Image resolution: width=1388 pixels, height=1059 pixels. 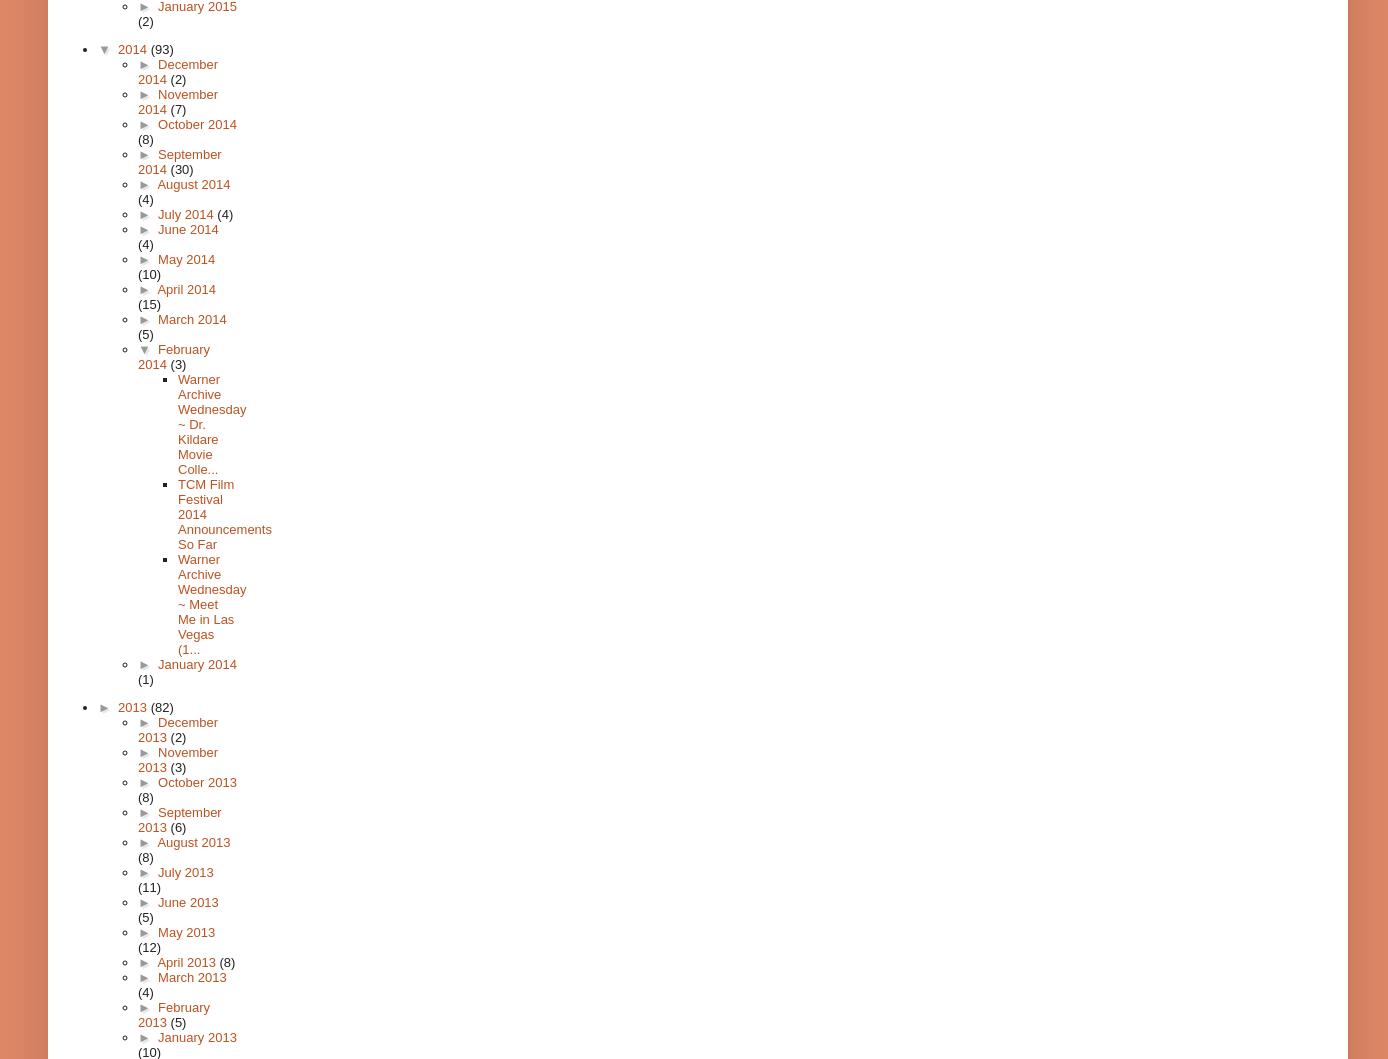 What do you see at coordinates (149, 304) in the screenshot?
I see `'(15)'` at bounding box center [149, 304].